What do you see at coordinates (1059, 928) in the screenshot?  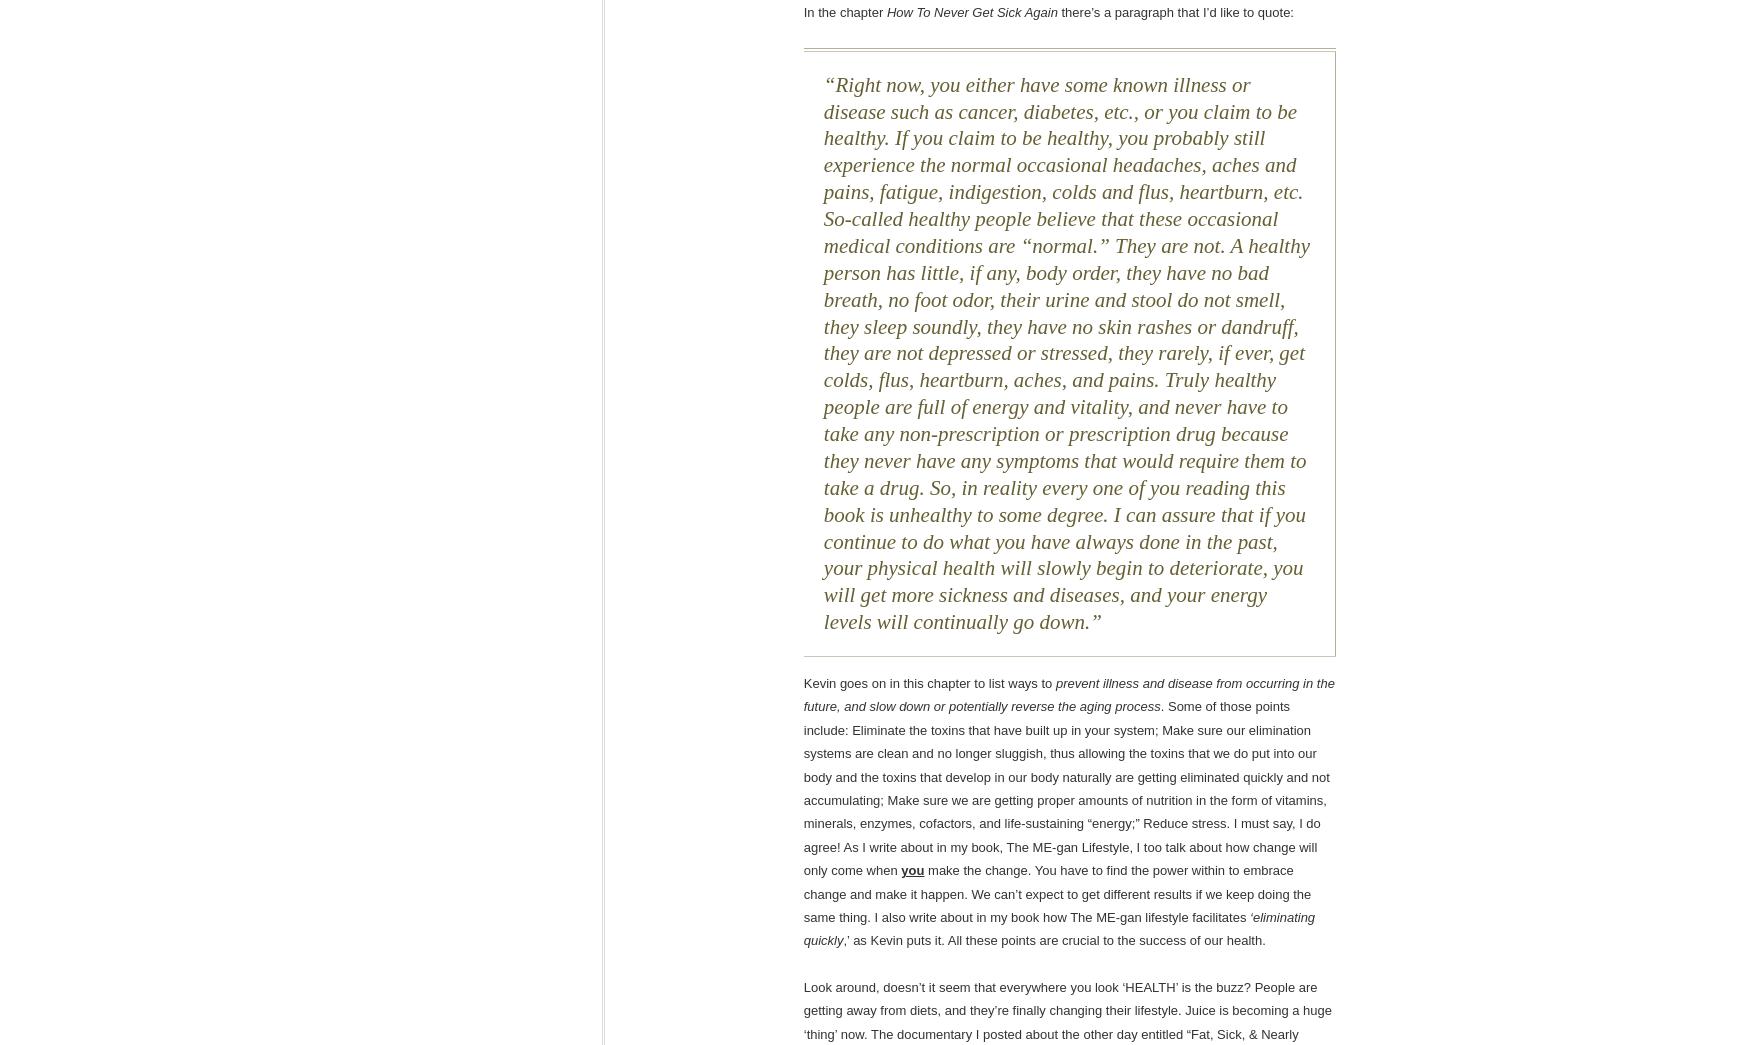 I see `'‘eliminating quickly'` at bounding box center [1059, 928].